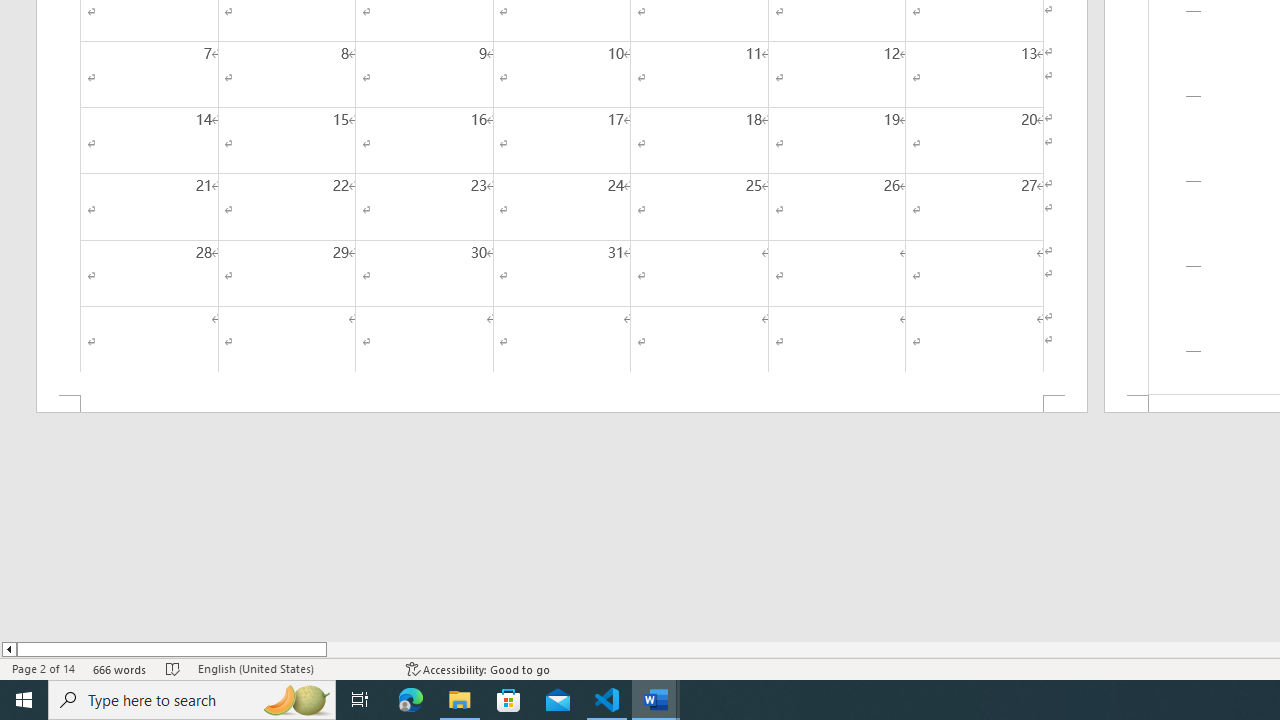 The image size is (1280, 720). I want to click on 'Page Number Page 2 of 14', so click(43, 669).